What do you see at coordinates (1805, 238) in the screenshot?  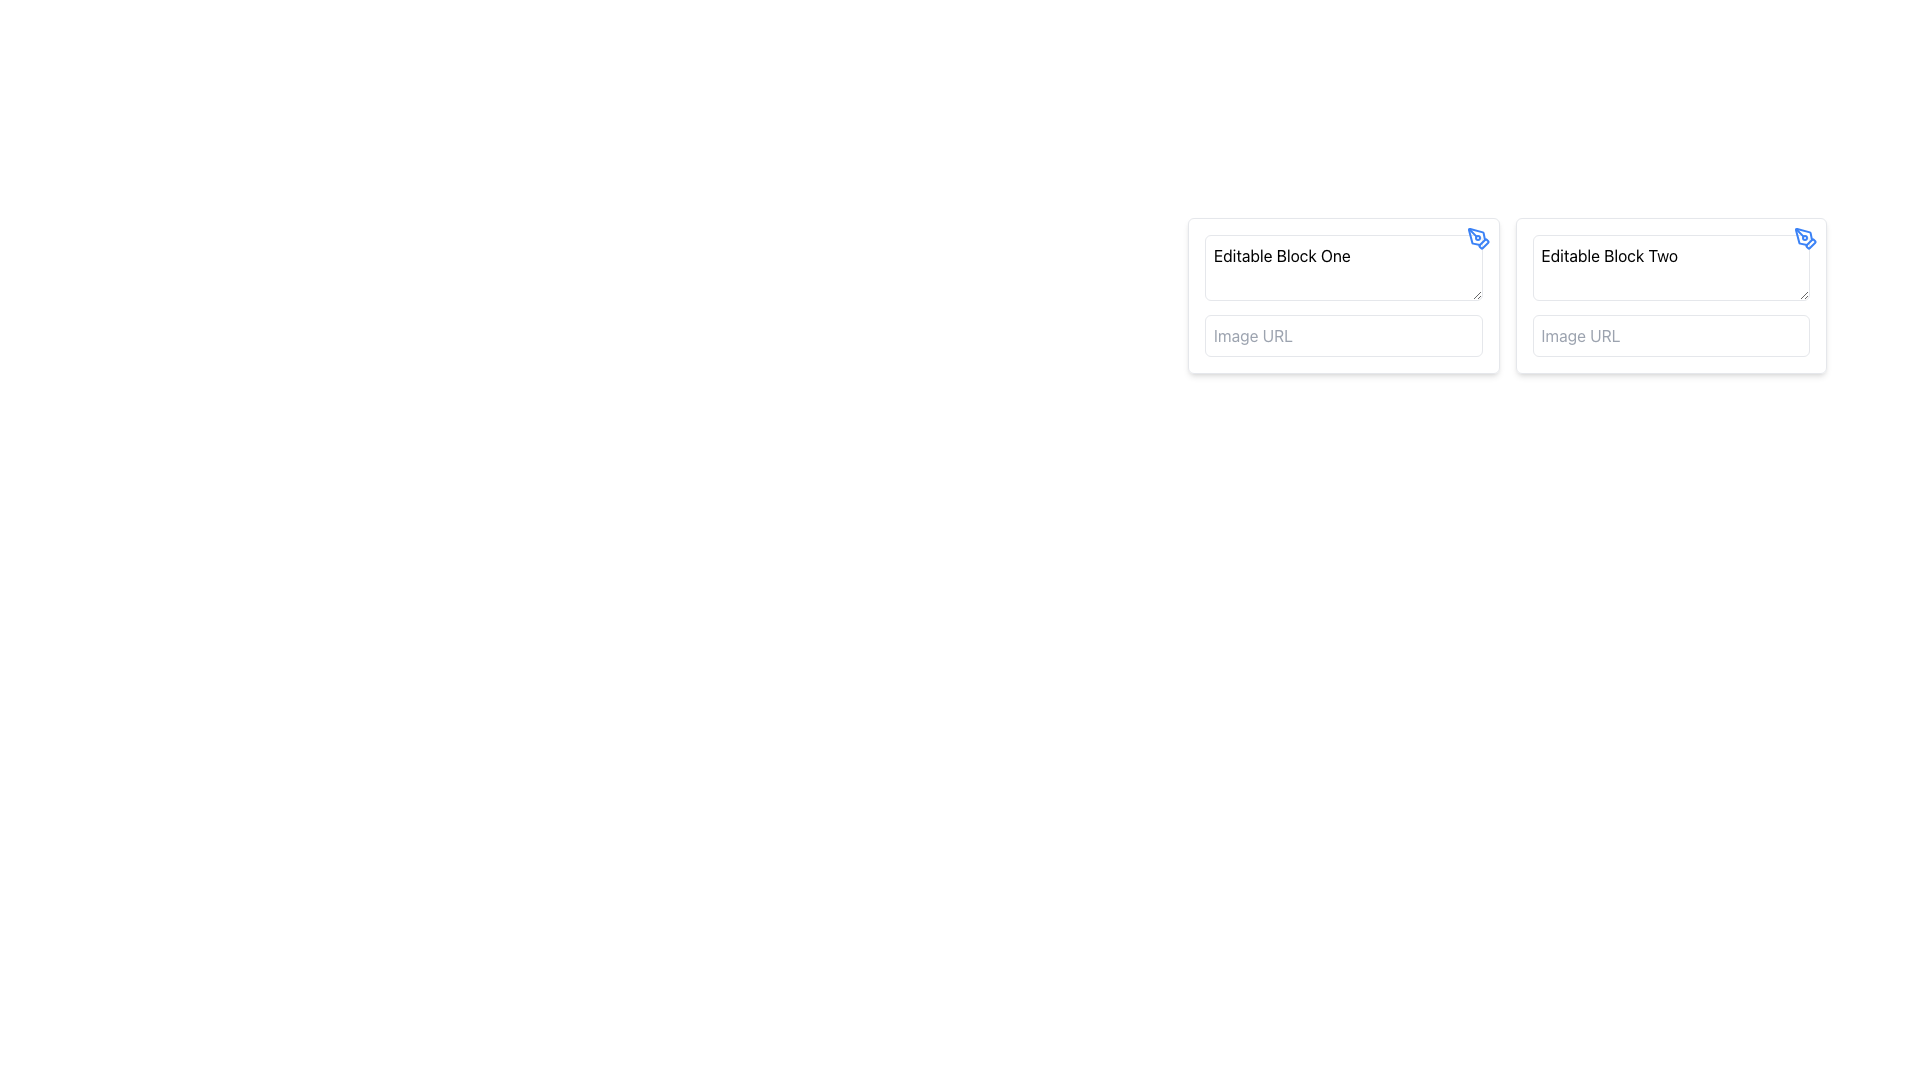 I see `the blue pen-shaped icon located at the top-right corner of the 'Editable Block Two' to reference actions related` at bounding box center [1805, 238].